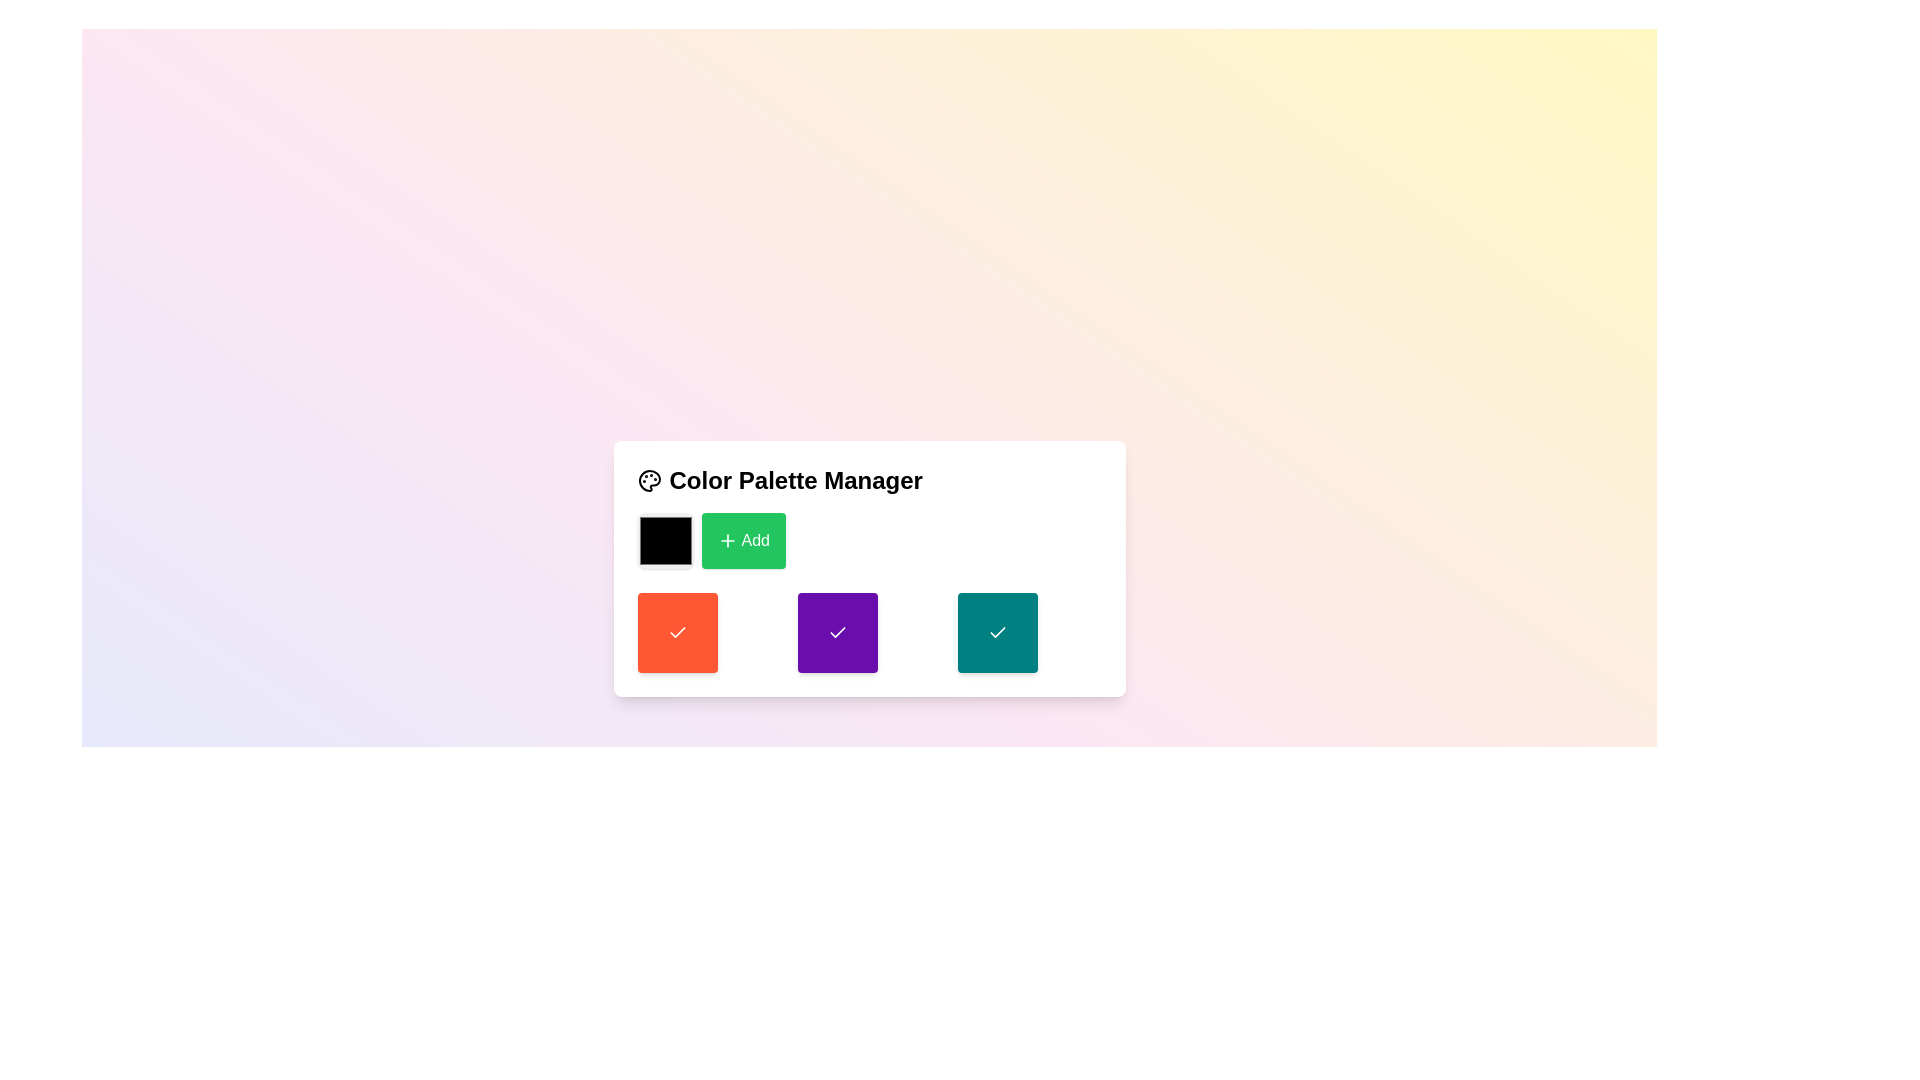 The height and width of the screenshot is (1080, 1920). Describe the element at coordinates (649, 481) in the screenshot. I see `the palette icon, which is a circular shape with four smaller circles inside, located in the upper-left corner of the 'Color Palette Manager' panel` at that location.